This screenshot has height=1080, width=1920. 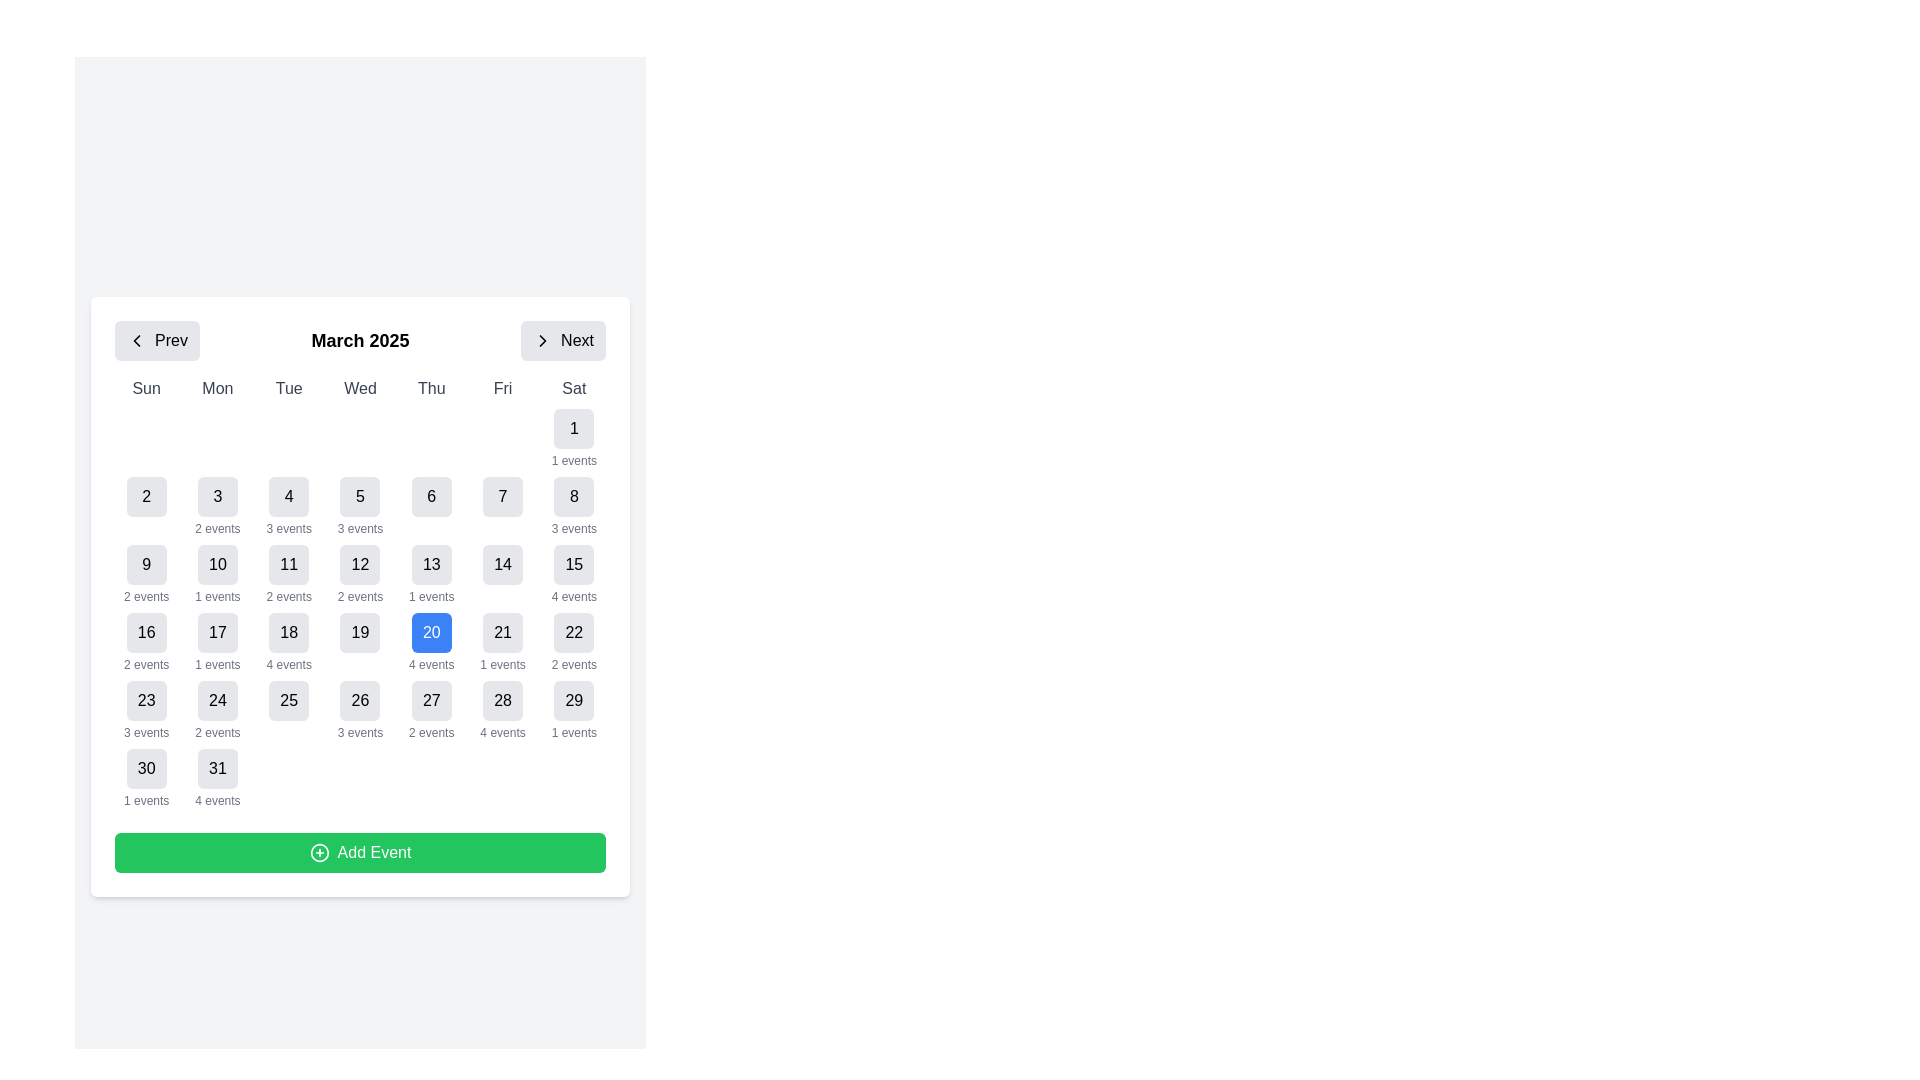 I want to click on the text label indicating the number of scheduled events for the 23rd day in the calendar, located in the fourth row and first column of the calendar layout, so click(x=145, y=732).